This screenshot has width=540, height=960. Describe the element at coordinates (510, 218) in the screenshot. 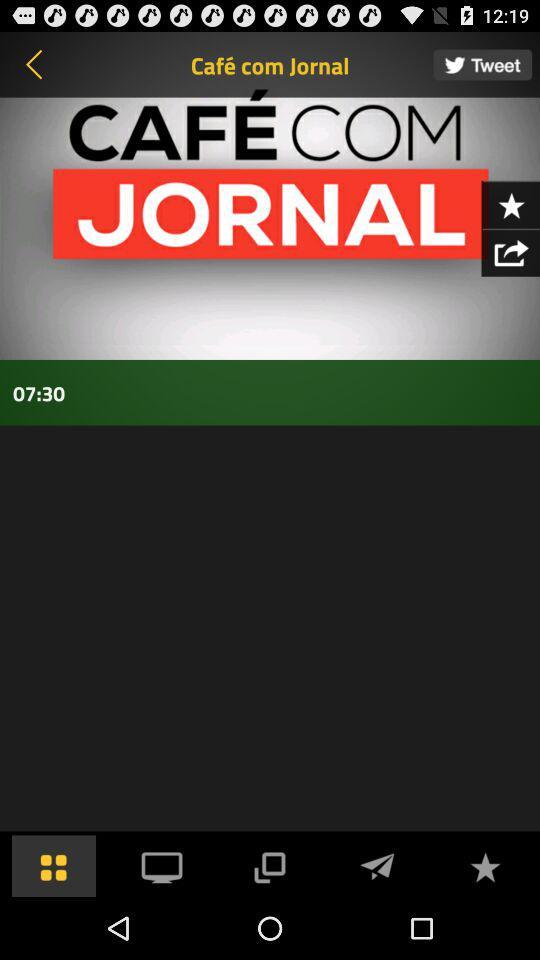

I see `the star icon` at that location.